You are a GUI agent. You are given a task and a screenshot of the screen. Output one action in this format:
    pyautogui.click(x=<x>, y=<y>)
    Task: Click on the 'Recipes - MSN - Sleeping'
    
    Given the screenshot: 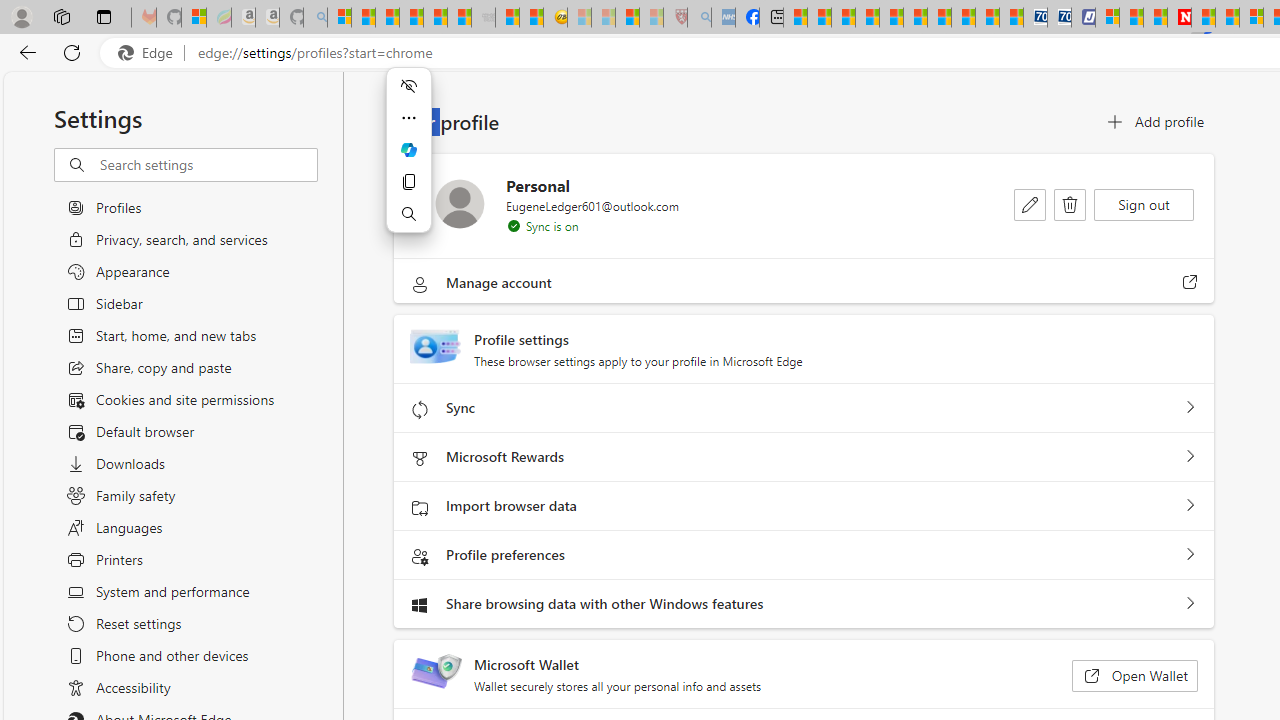 What is the action you would take?
    pyautogui.click(x=578, y=17)
    